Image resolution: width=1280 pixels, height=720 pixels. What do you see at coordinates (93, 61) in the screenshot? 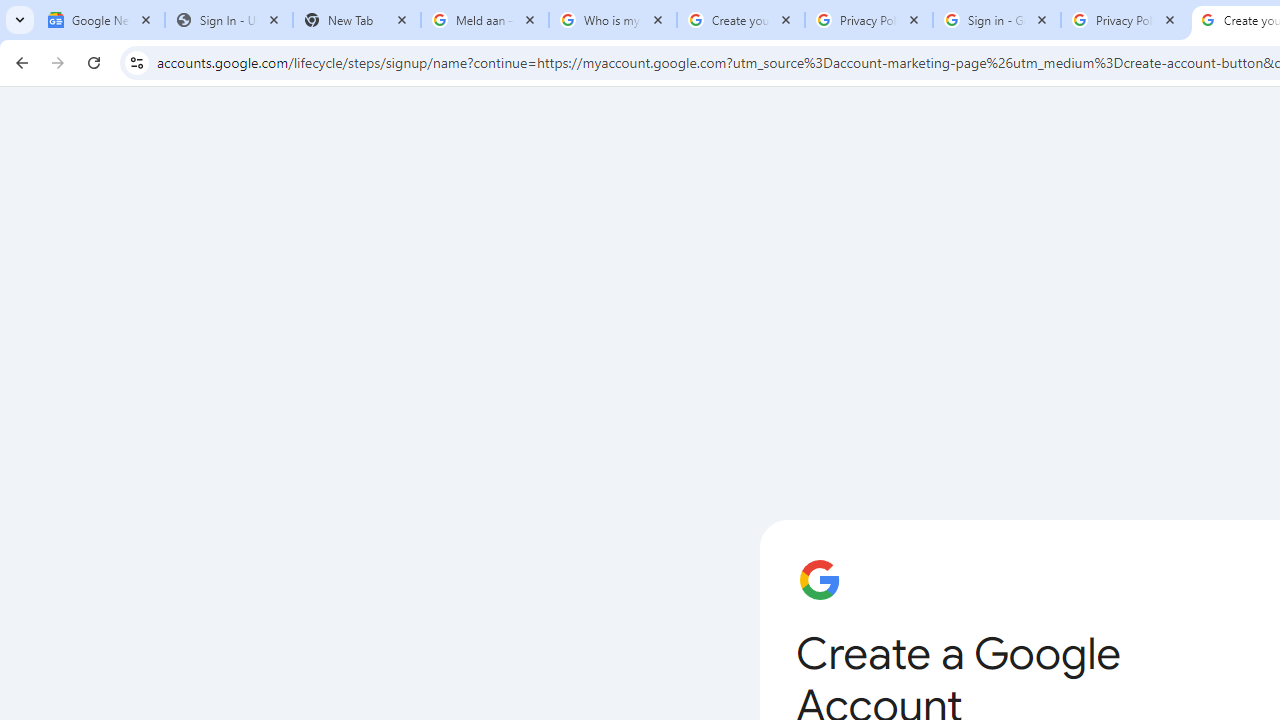
I see `'Reload'` at bounding box center [93, 61].